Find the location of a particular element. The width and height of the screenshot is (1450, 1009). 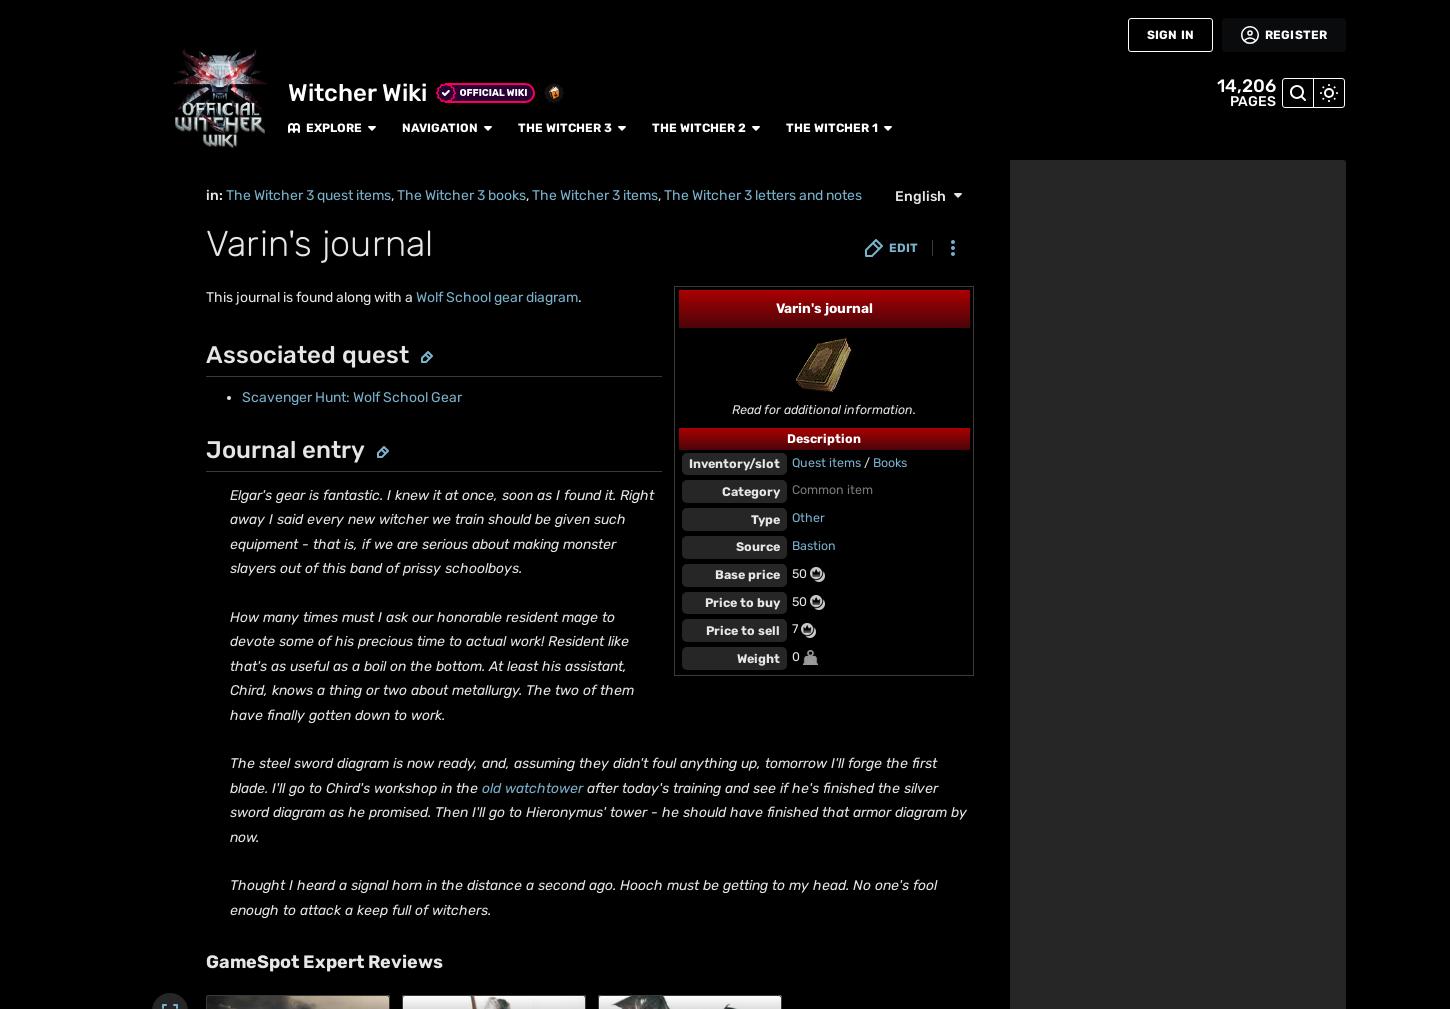

'Video' is located at coordinates (33, 573).